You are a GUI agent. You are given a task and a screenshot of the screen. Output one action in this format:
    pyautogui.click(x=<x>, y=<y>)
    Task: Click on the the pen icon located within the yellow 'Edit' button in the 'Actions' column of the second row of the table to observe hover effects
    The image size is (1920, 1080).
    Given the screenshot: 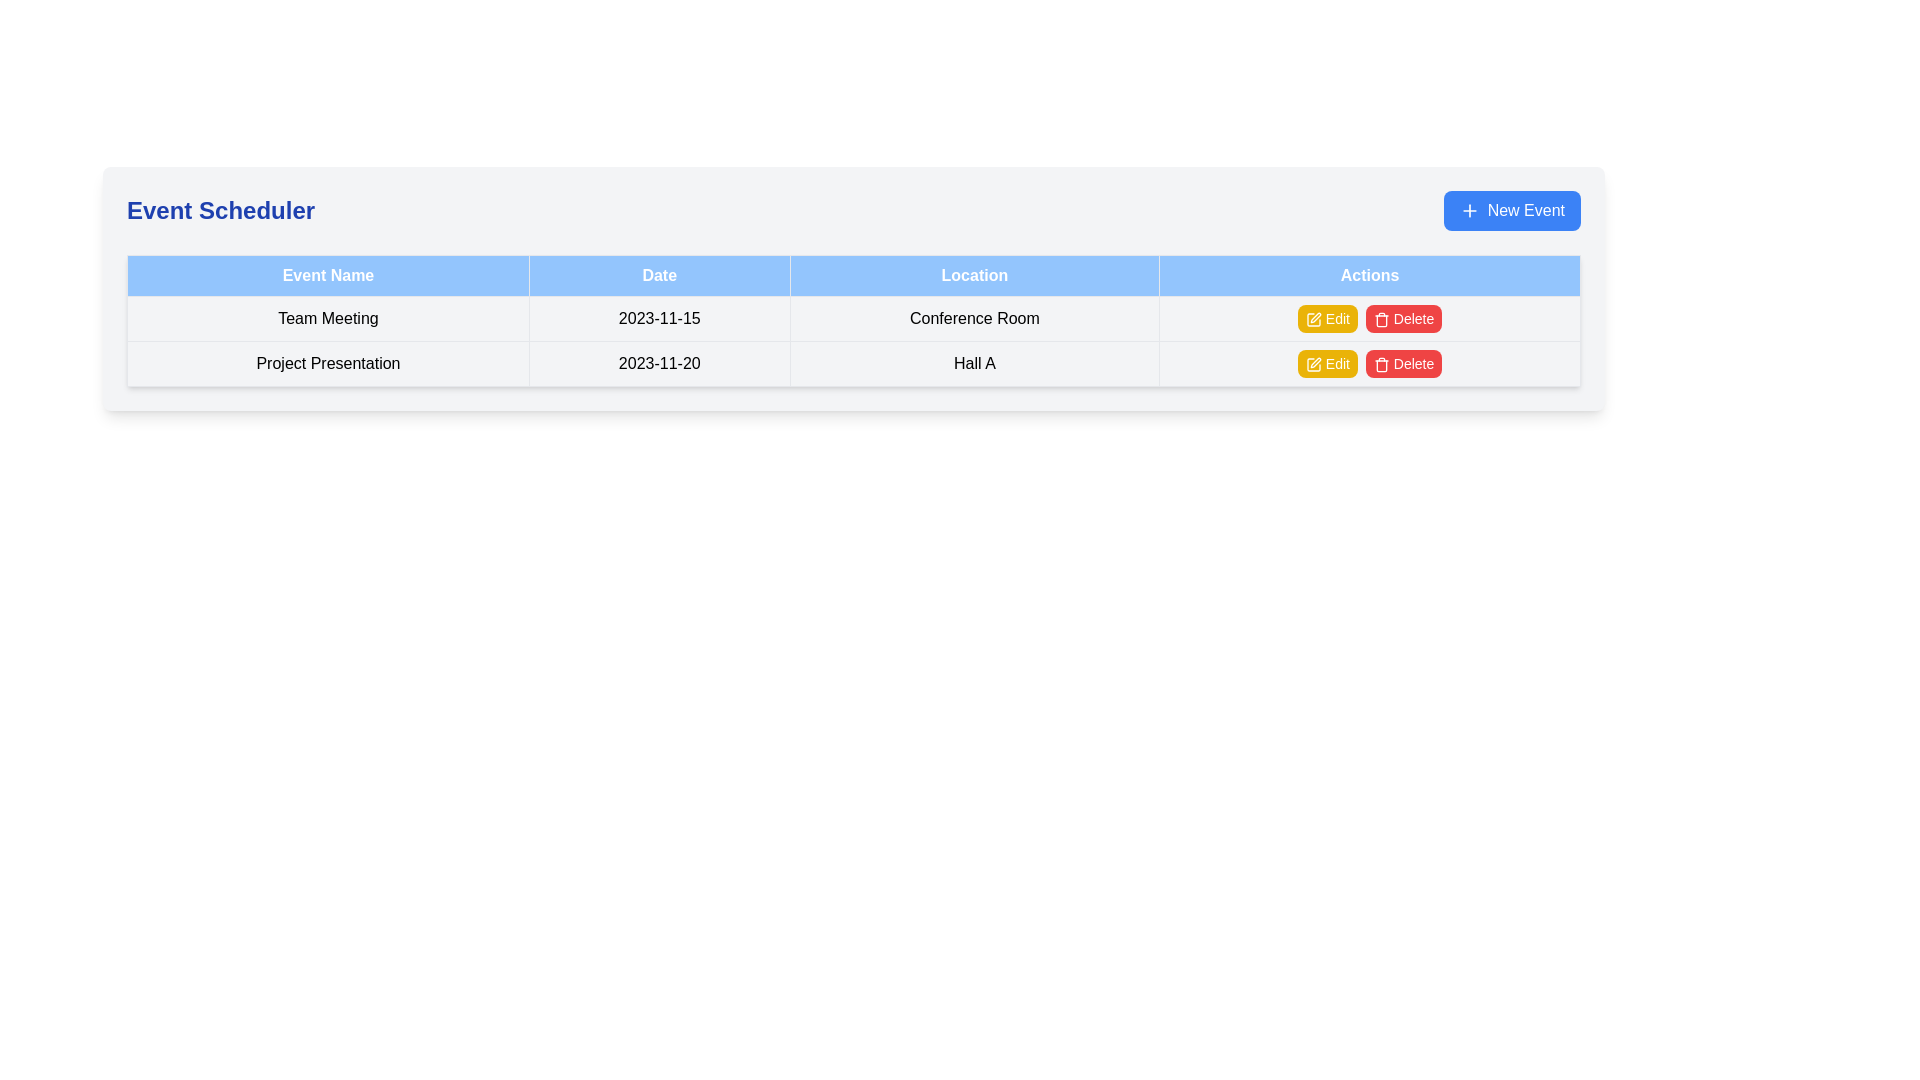 What is the action you would take?
    pyautogui.click(x=1313, y=319)
    